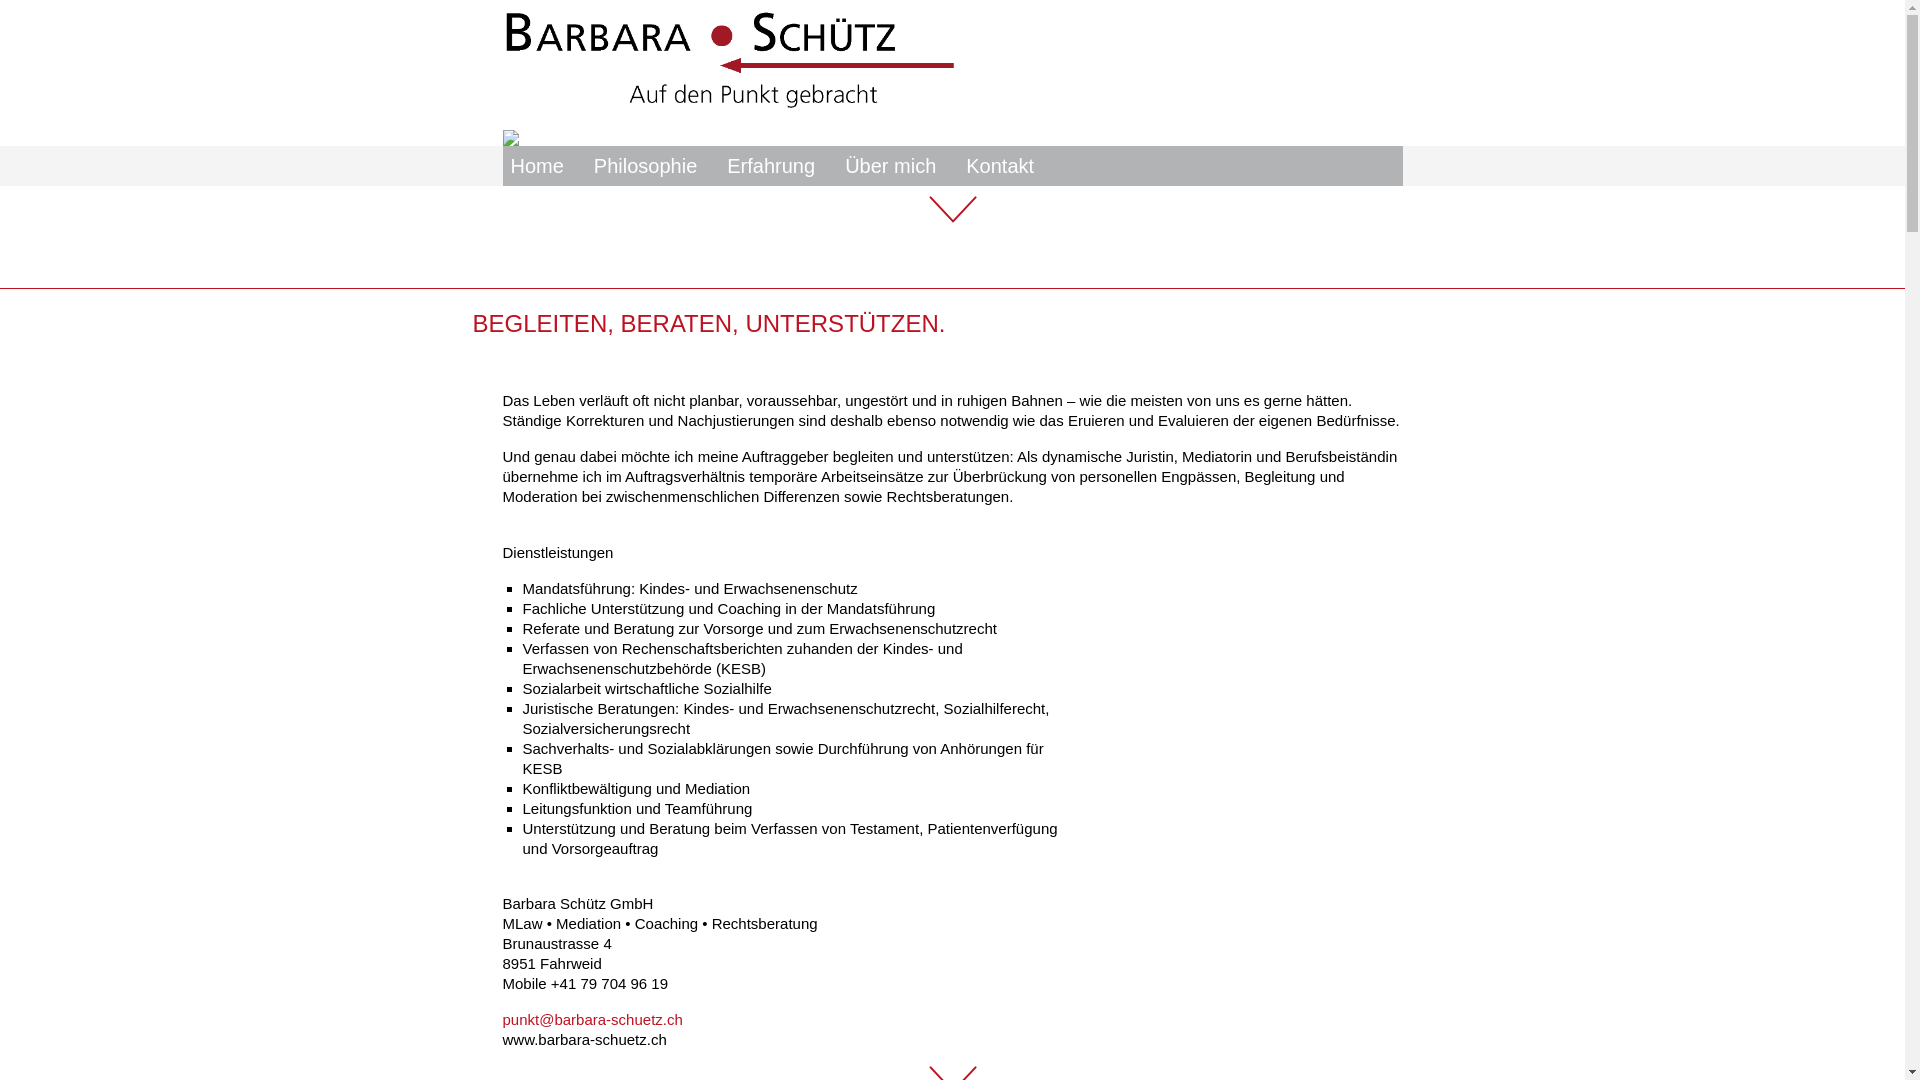 Image resolution: width=1920 pixels, height=1080 pixels. Describe the element at coordinates (770, 164) in the screenshot. I see `'Erfahrung'` at that location.